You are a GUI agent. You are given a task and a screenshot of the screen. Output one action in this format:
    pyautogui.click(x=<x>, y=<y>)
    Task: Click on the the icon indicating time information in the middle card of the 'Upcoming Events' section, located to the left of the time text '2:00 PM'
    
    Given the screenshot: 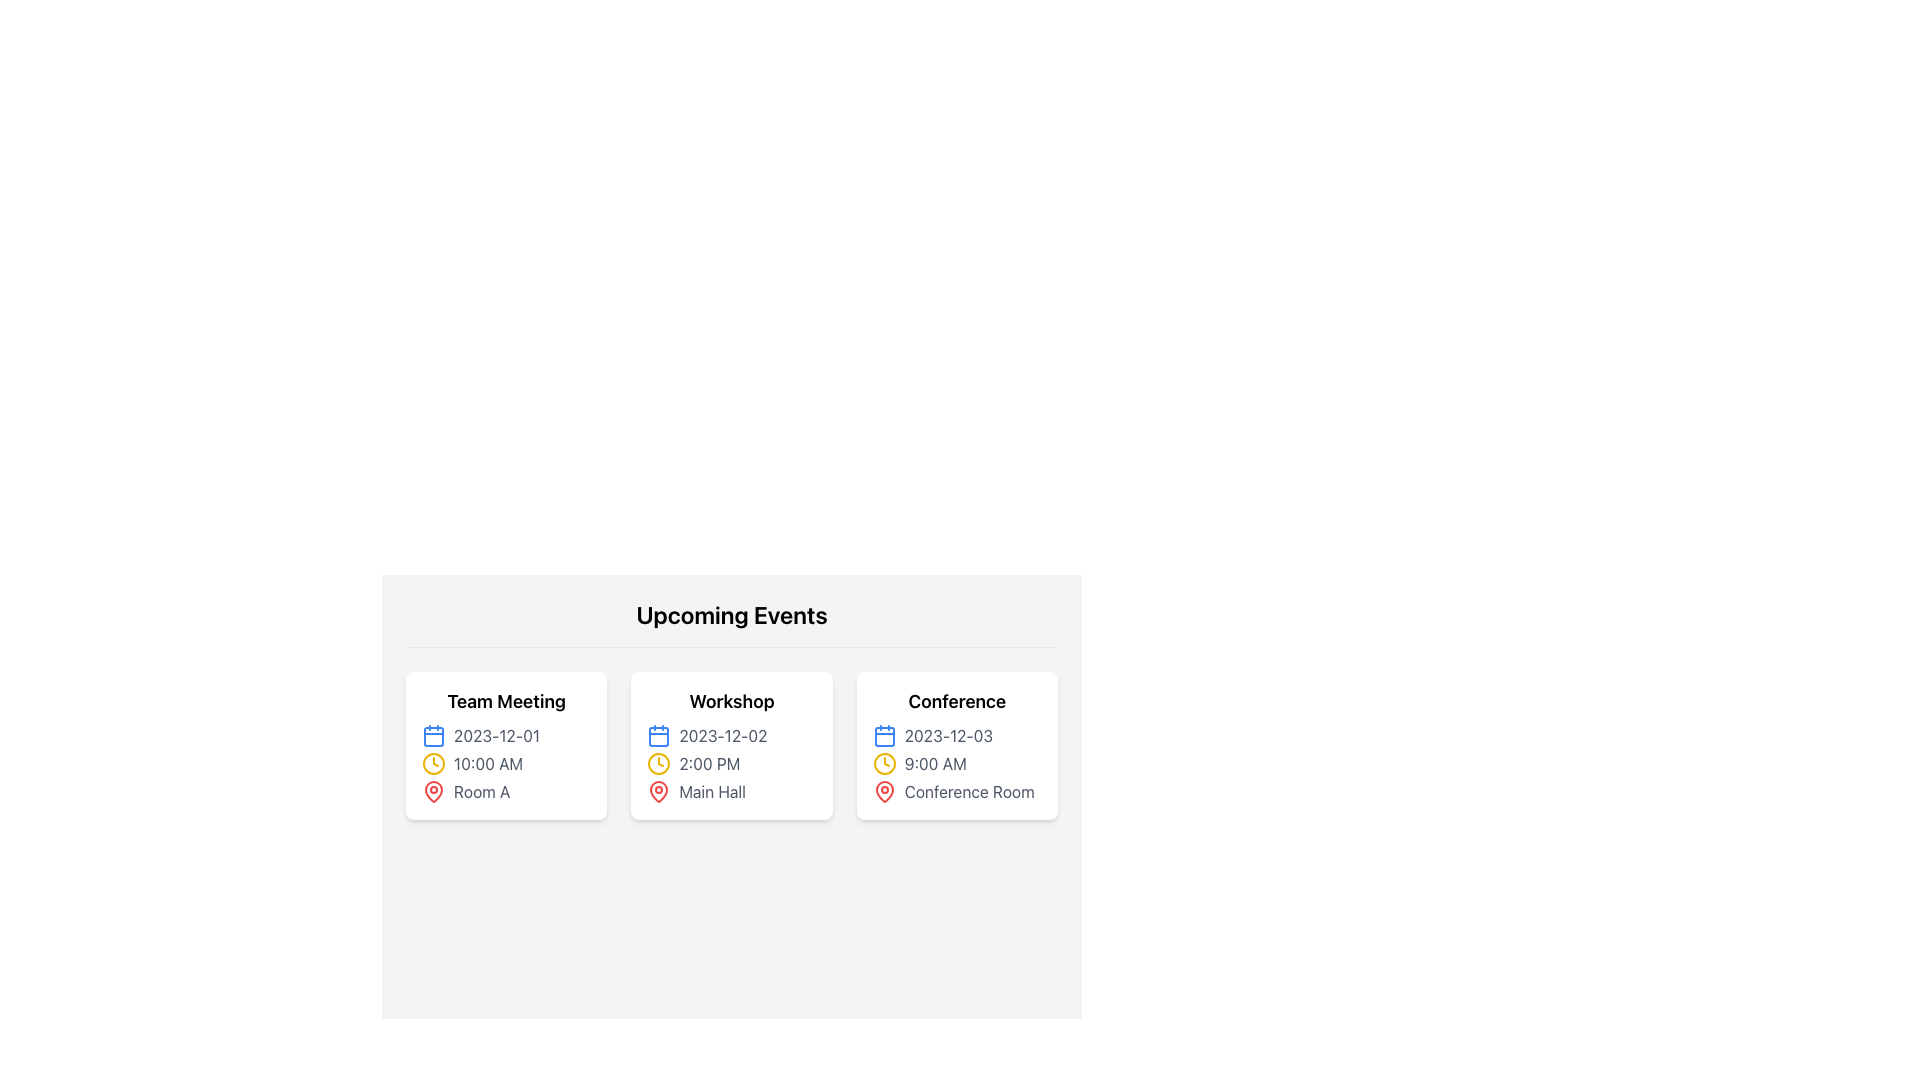 What is the action you would take?
    pyautogui.click(x=659, y=763)
    